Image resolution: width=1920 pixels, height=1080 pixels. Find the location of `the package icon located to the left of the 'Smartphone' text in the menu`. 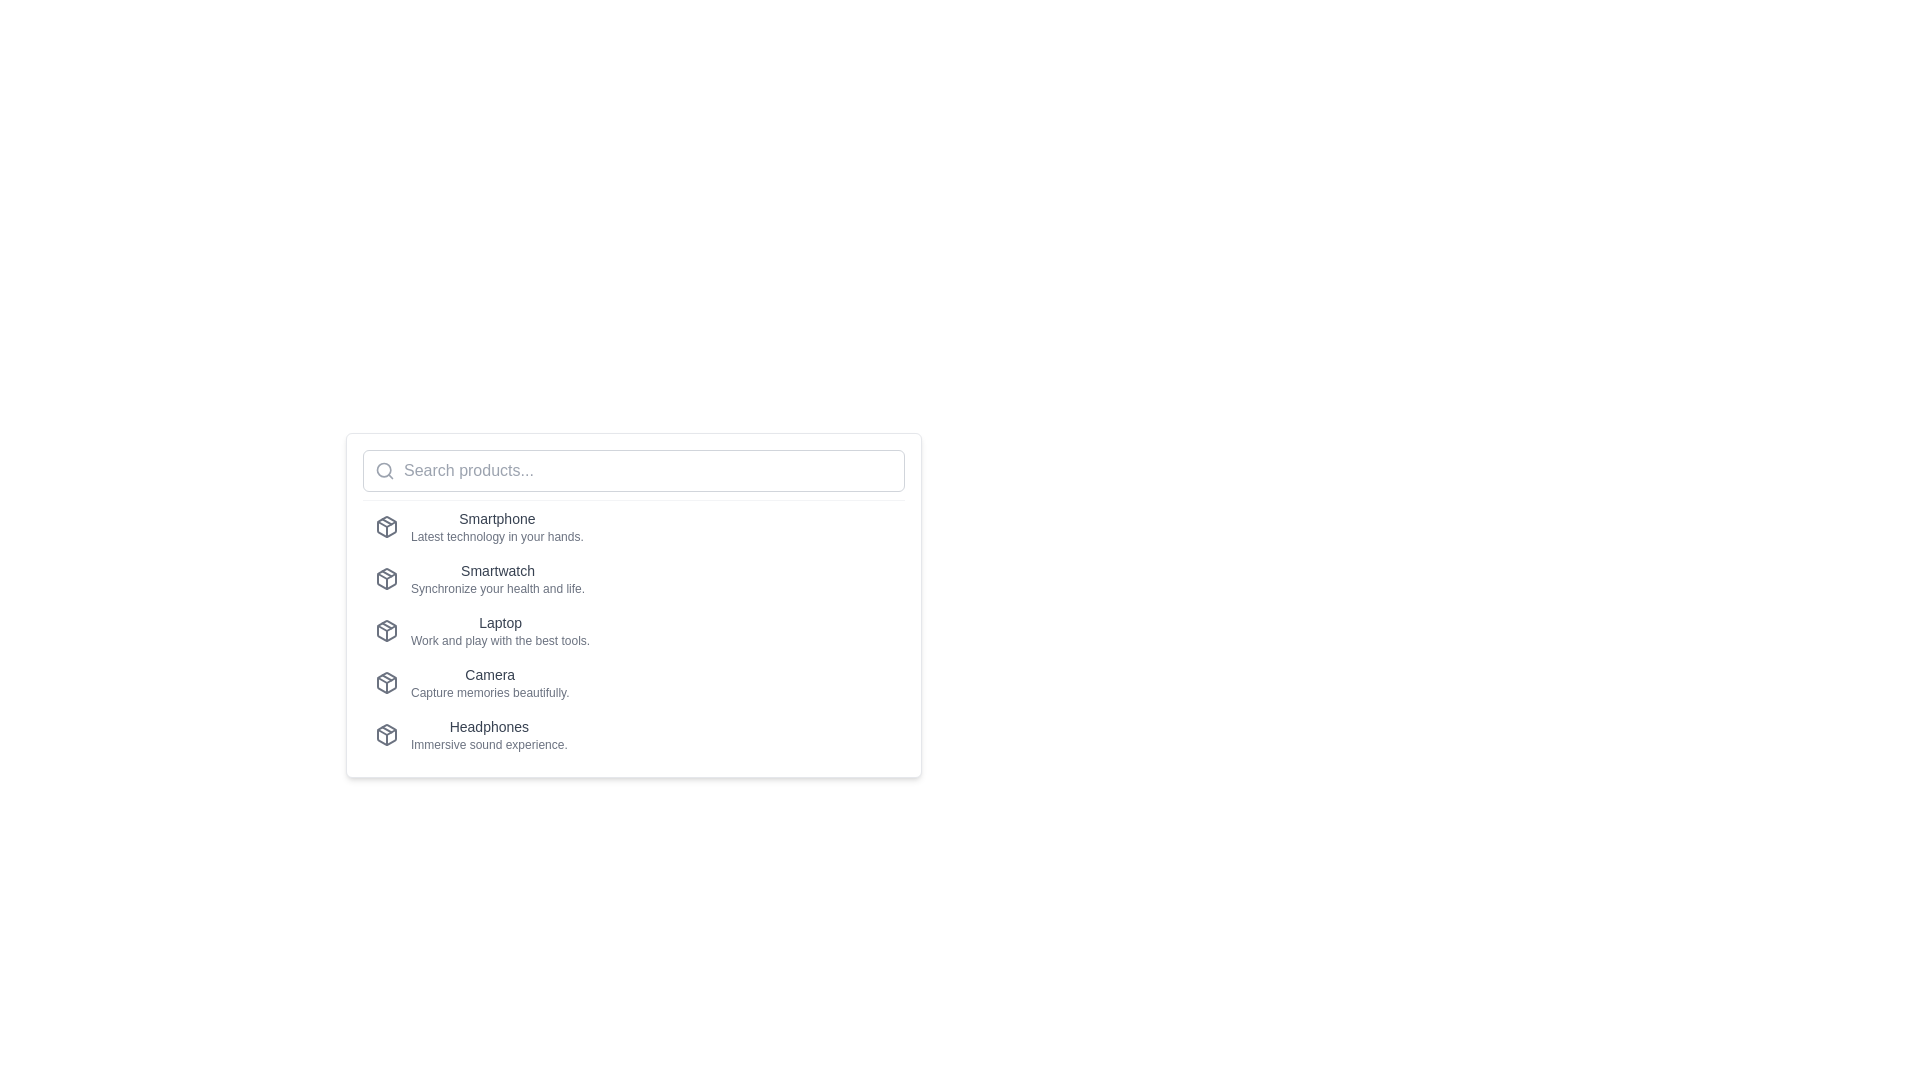

the package icon located to the left of the 'Smartphone' text in the menu is located at coordinates (387, 526).